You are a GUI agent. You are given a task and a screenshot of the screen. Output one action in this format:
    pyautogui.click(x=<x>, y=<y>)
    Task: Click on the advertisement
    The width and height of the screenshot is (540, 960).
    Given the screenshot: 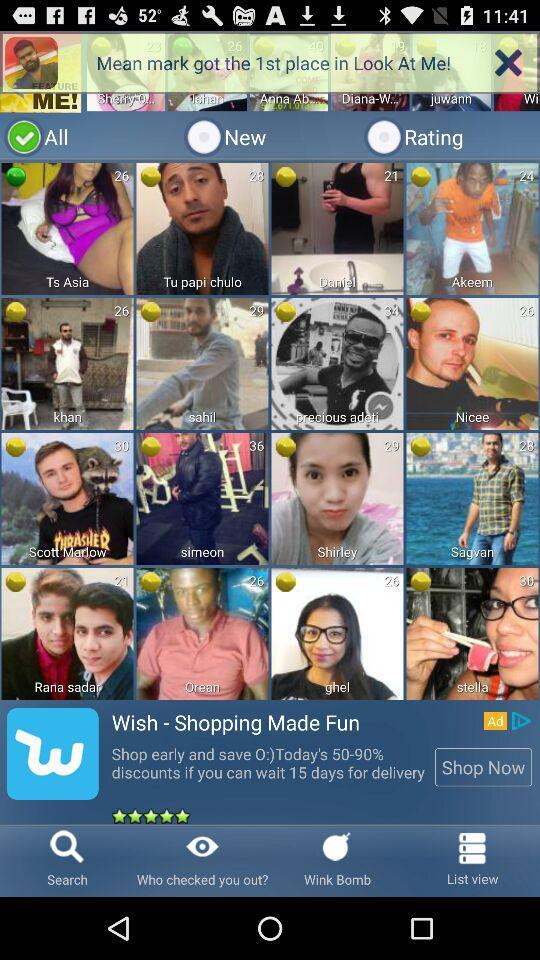 What is the action you would take?
    pyautogui.click(x=270, y=427)
    